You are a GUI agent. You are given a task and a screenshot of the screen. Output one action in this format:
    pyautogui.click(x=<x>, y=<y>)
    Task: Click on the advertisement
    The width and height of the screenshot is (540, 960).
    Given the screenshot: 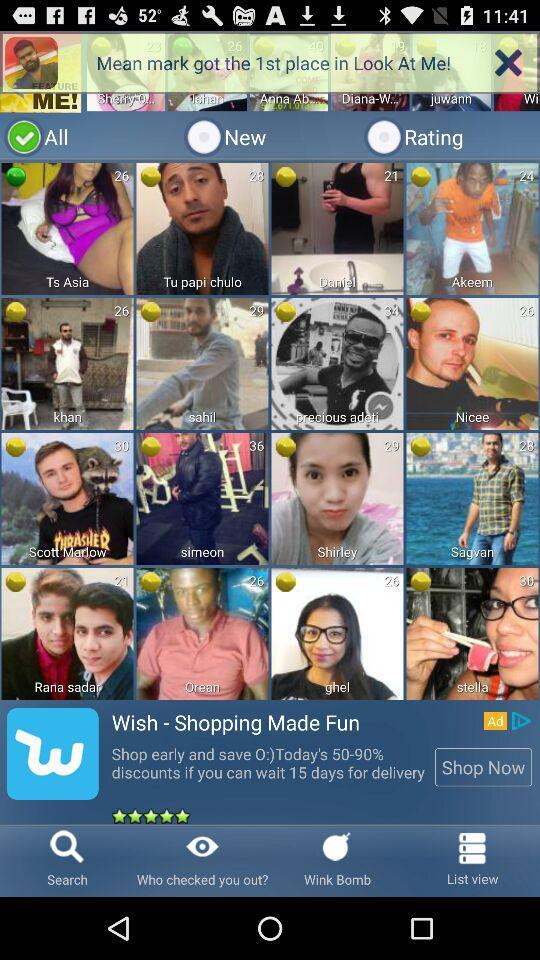 What is the action you would take?
    pyautogui.click(x=270, y=427)
    